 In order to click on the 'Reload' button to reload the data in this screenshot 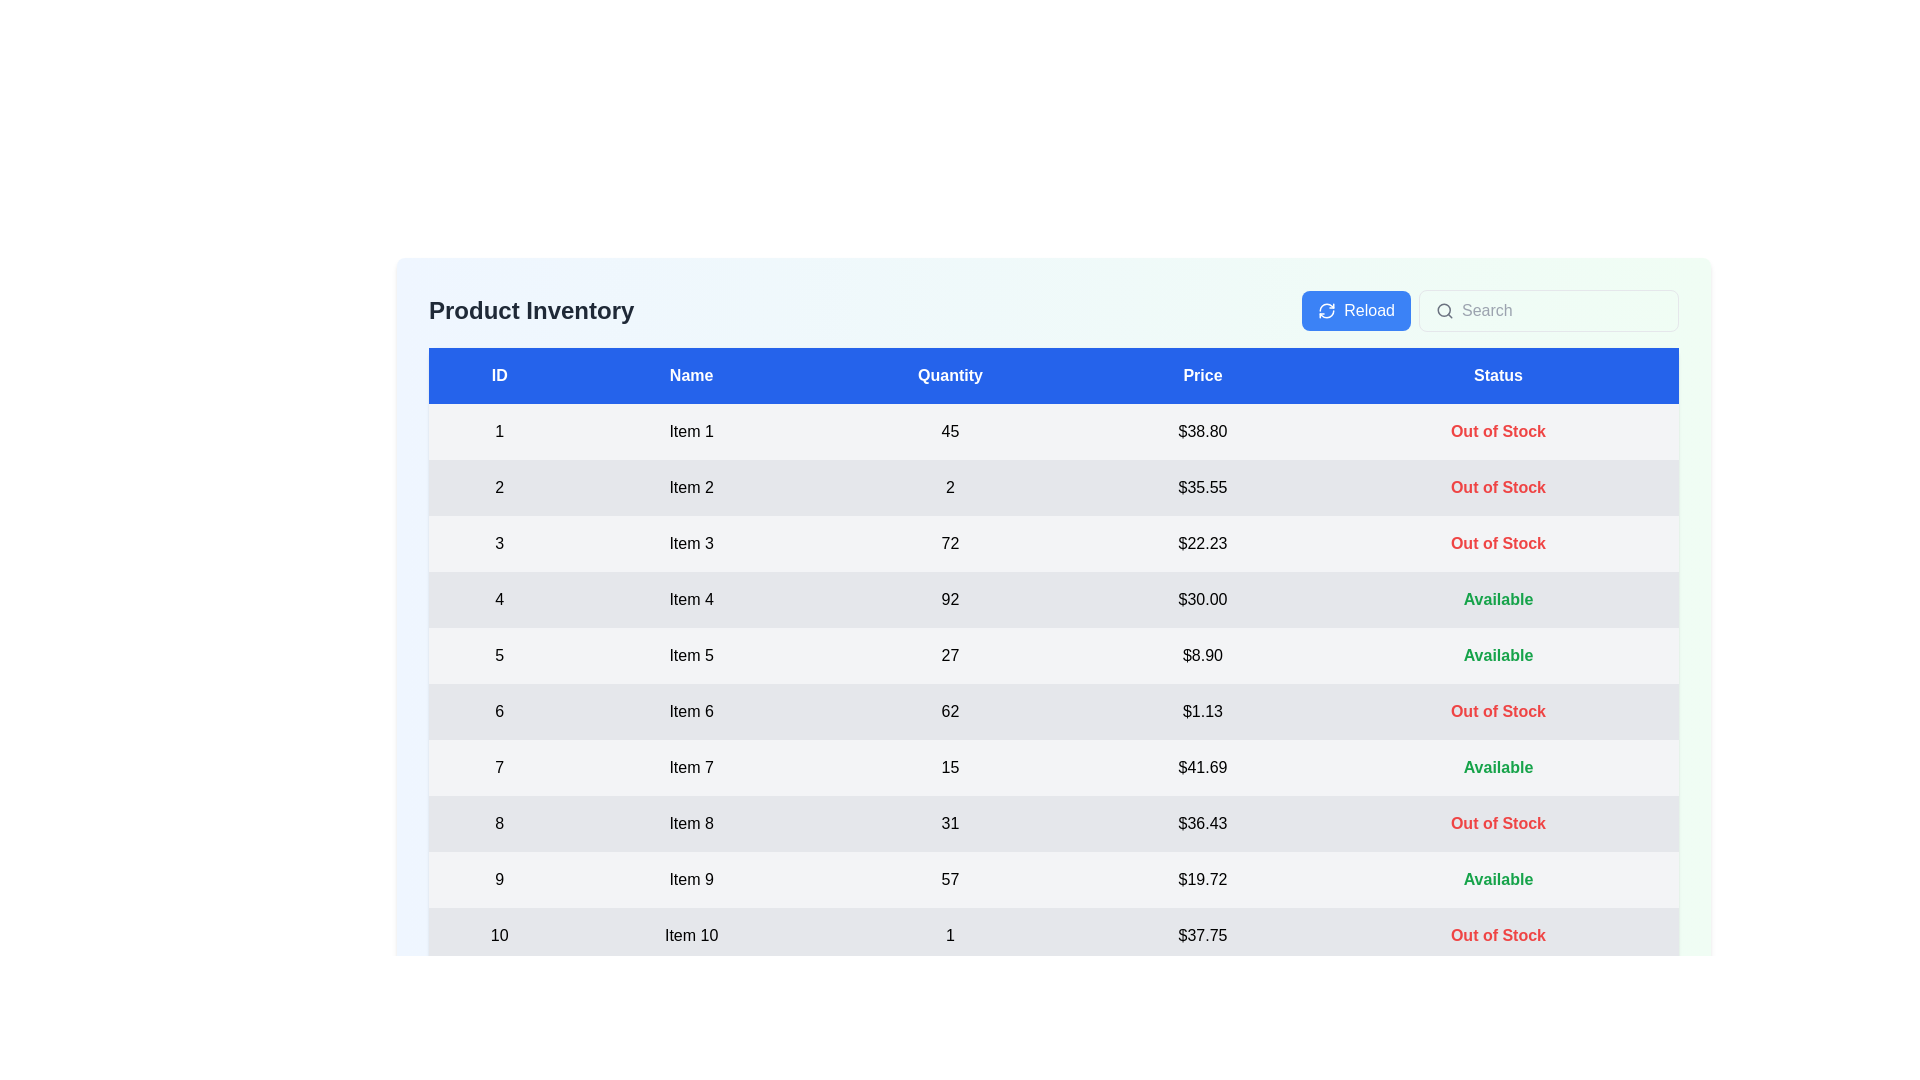, I will do `click(1356, 311)`.